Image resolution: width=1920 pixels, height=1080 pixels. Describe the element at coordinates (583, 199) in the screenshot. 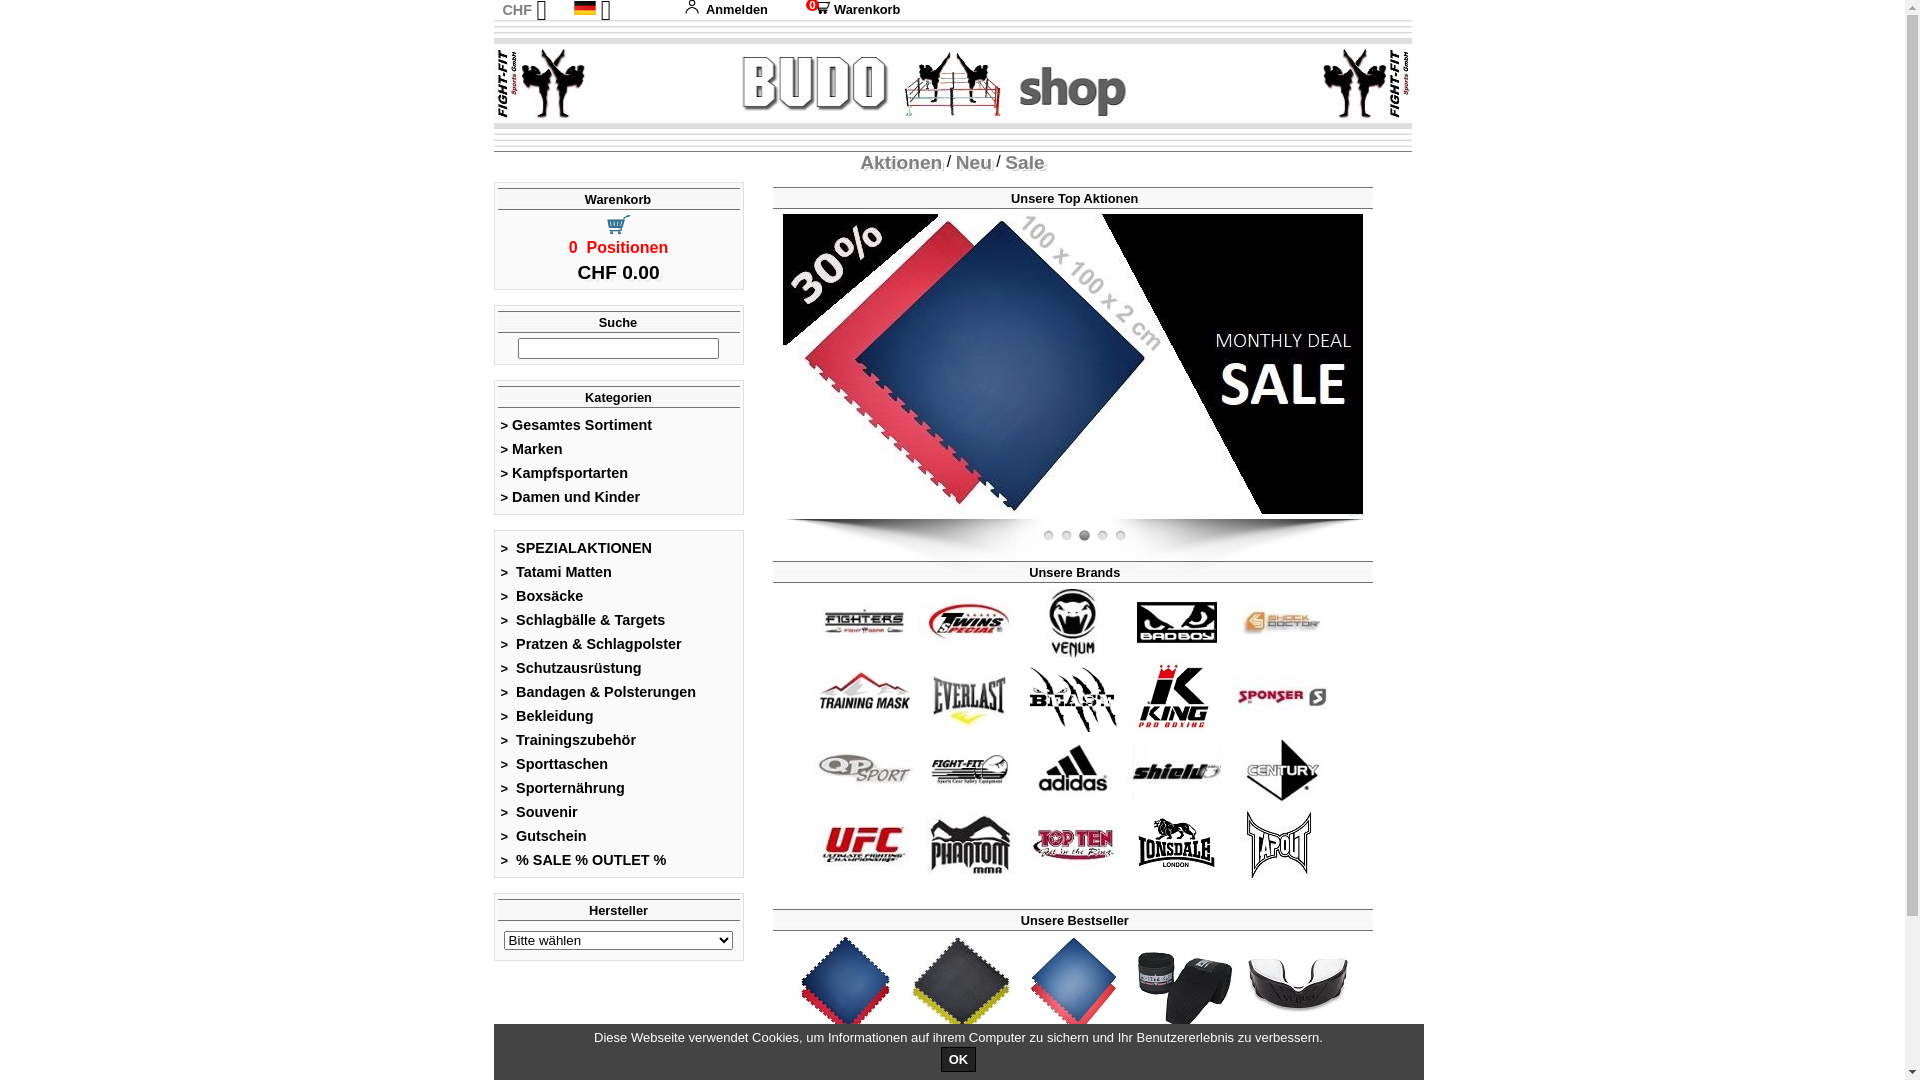

I see `'Warenkorb'` at that location.